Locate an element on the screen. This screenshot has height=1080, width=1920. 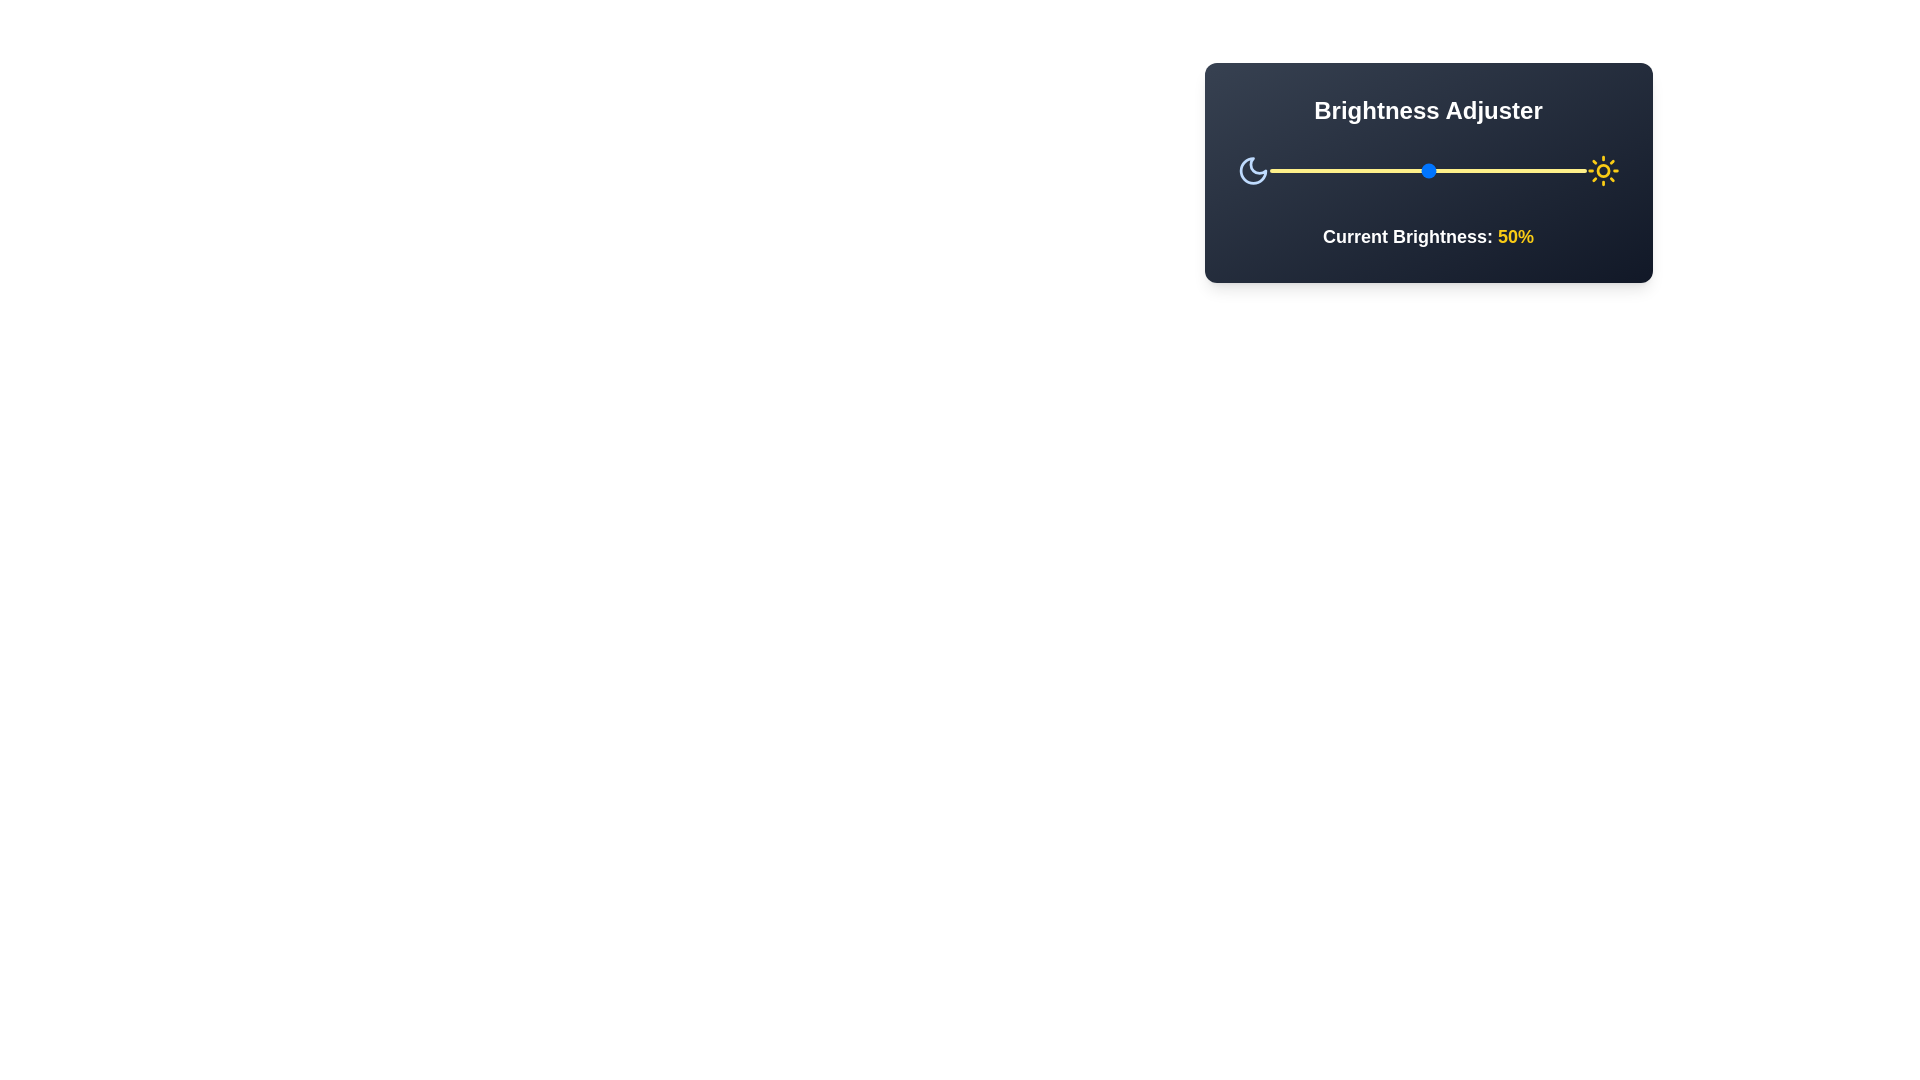
the Sun icon to adjust the brightness is located at coordinates (1603, 169).